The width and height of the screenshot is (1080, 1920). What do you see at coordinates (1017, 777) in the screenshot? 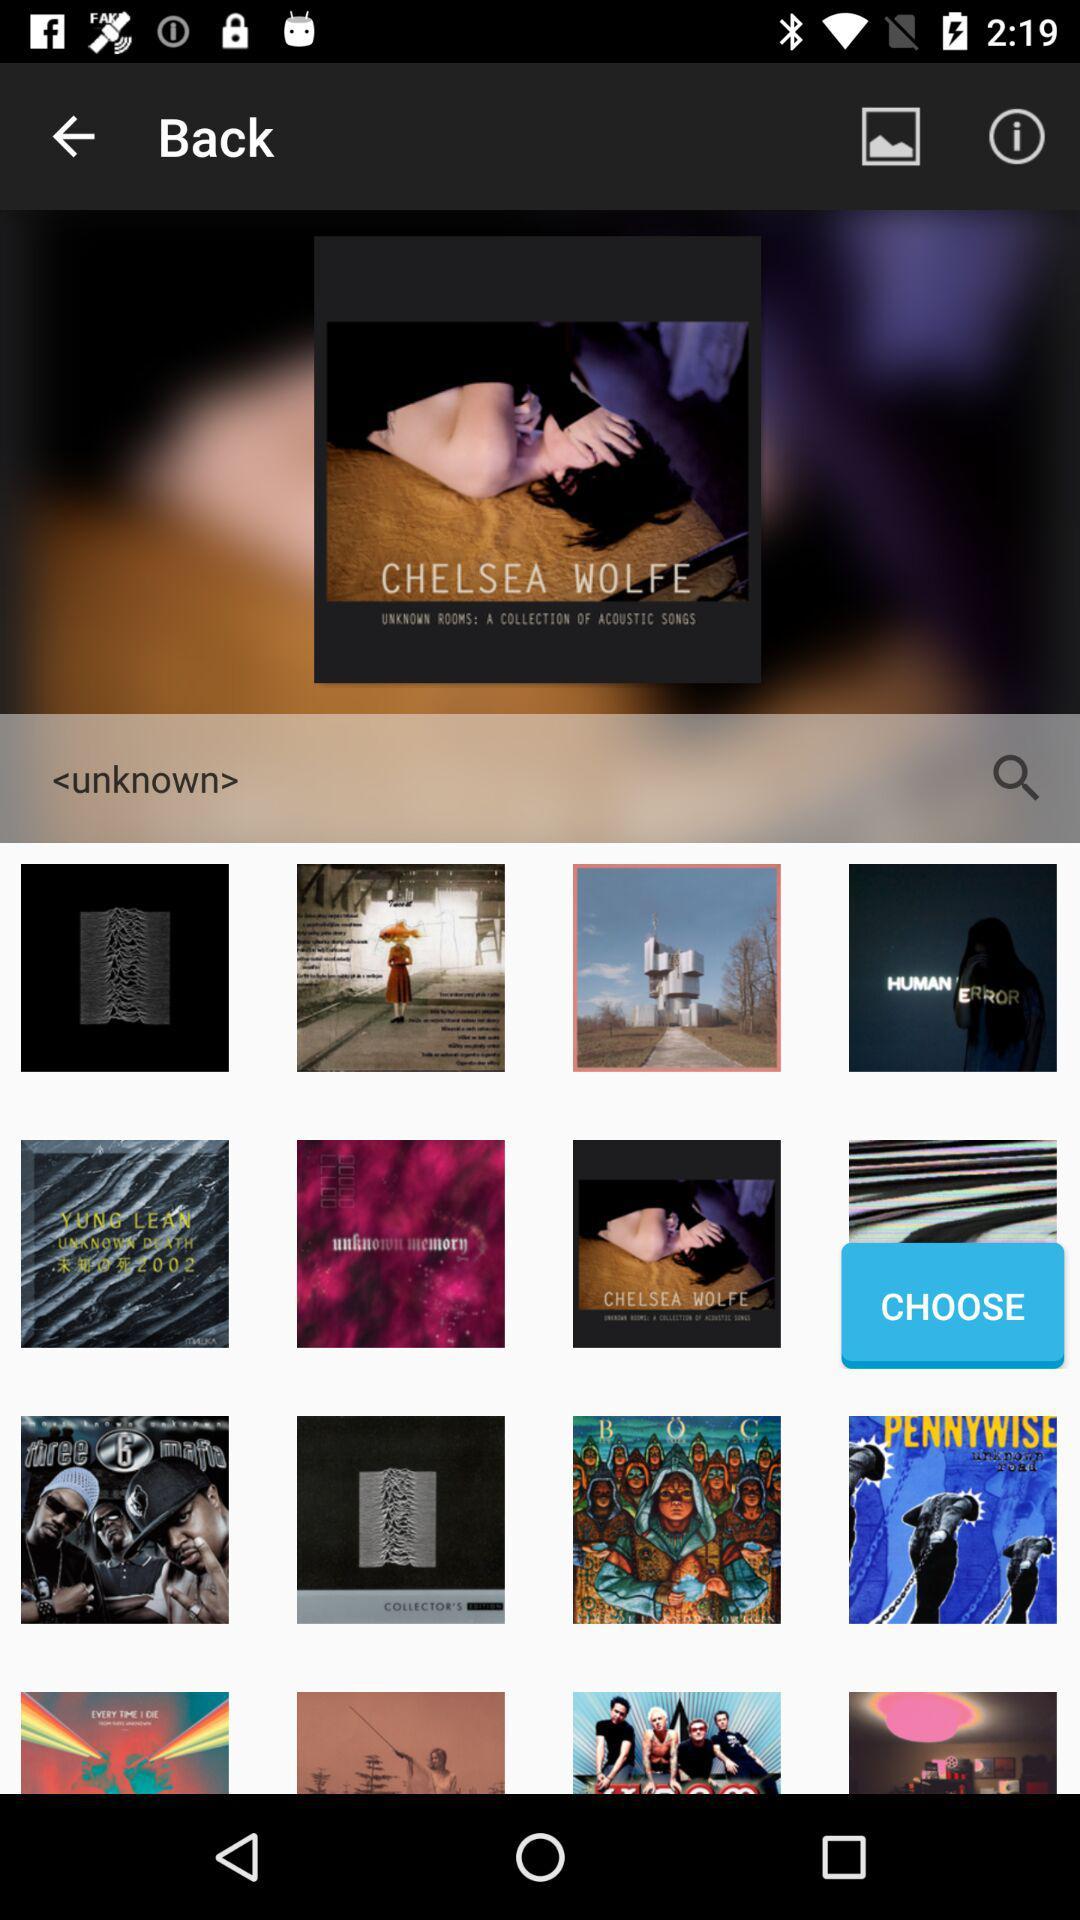
I see `the item next to <unknown>` at bounding box center [1017, 777].